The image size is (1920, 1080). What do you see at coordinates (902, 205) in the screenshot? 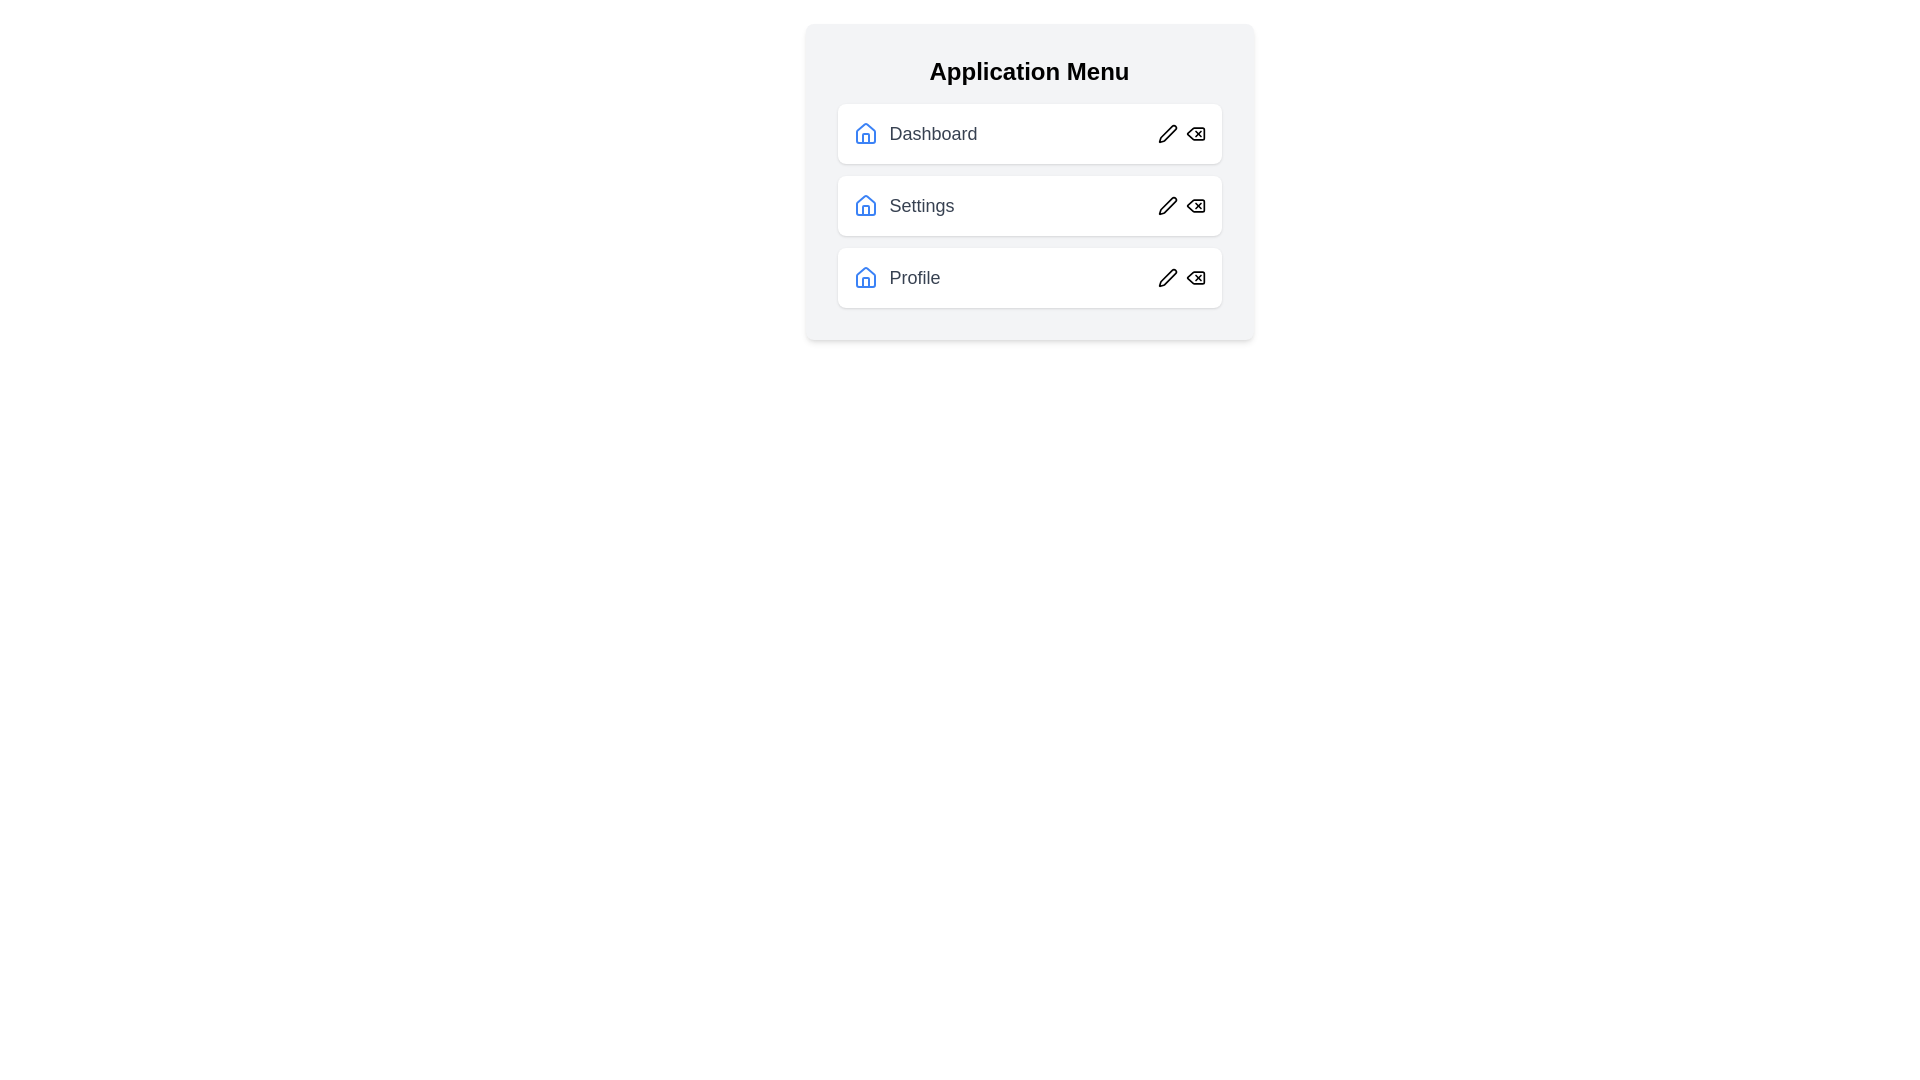
I see `the 'Settings' menu item which includes a bold gray text label and a blue house icon, positioned in the Application Menu below 'Dashboard' and above 'Profile'` at bounding box center [902, 205].